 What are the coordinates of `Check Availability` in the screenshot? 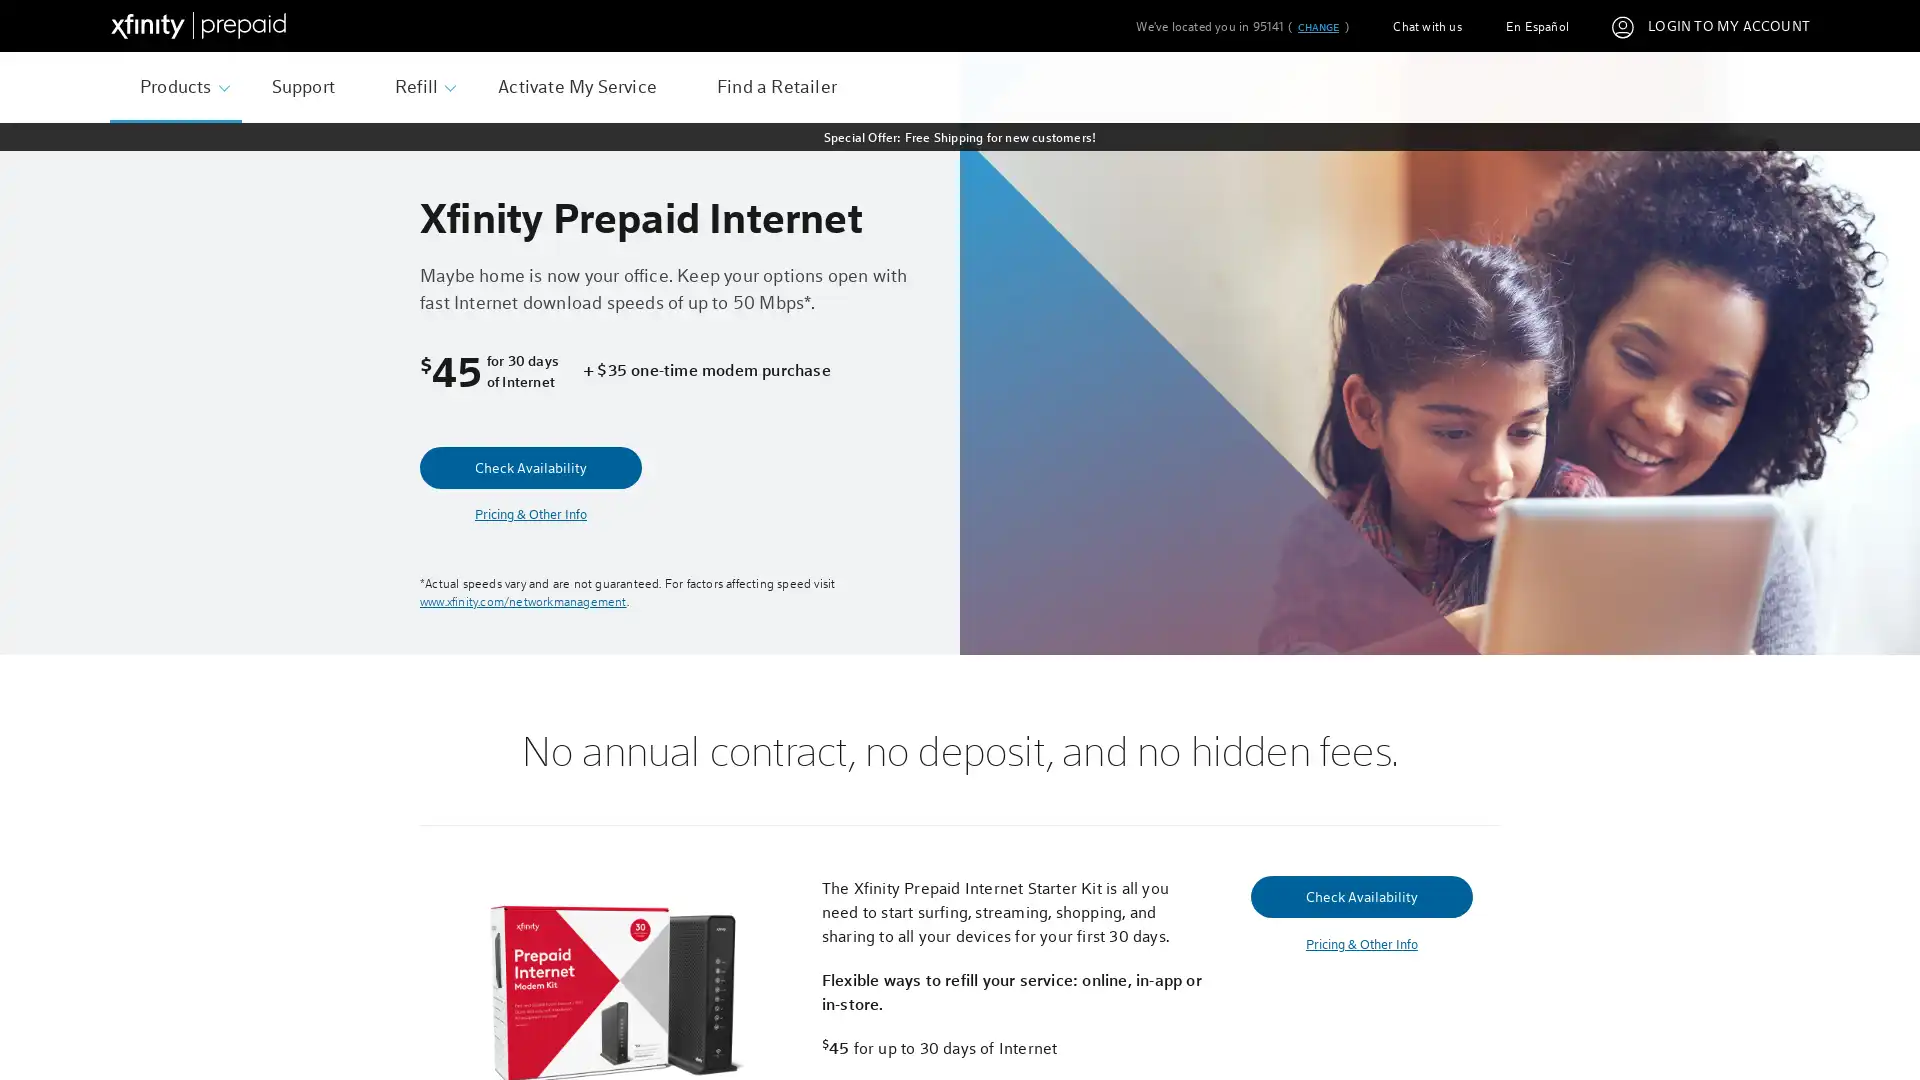 It's located at (1360, 894).